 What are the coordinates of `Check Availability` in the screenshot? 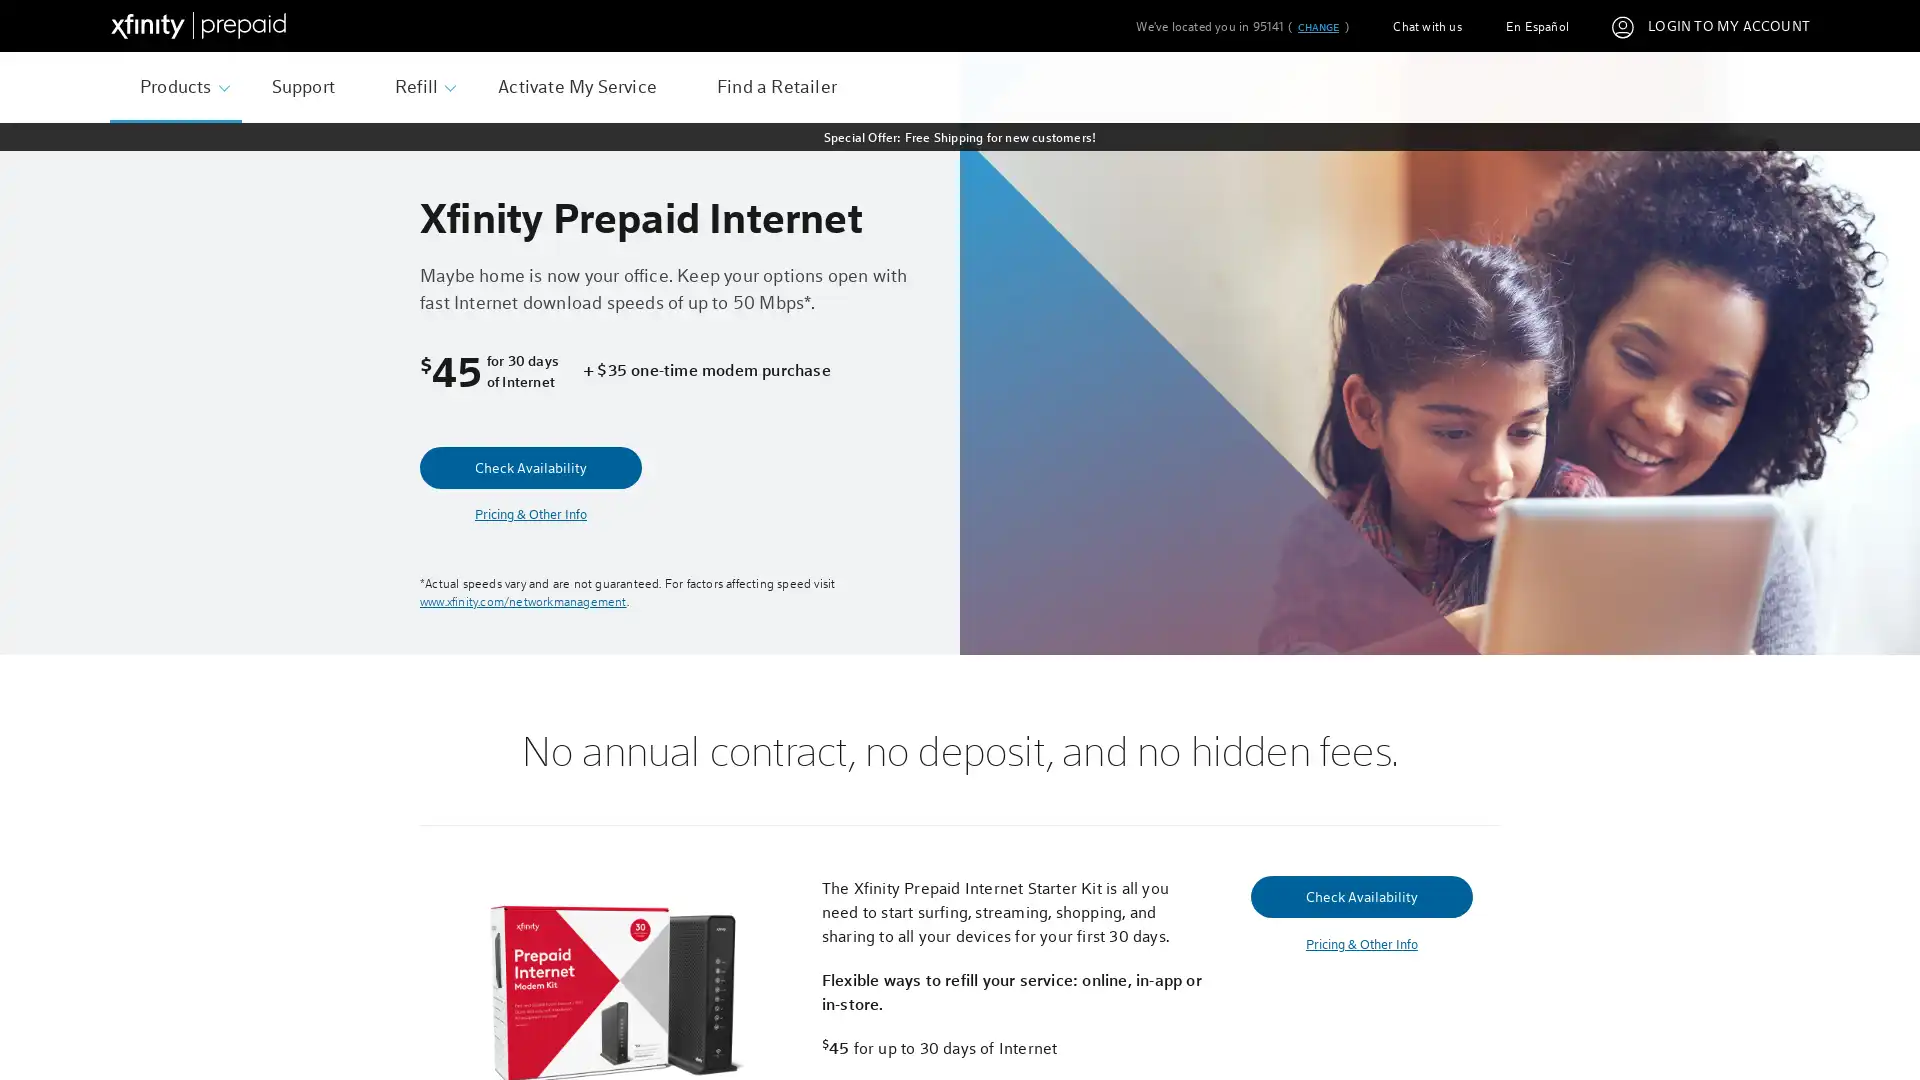 It's located at (1360, 894).